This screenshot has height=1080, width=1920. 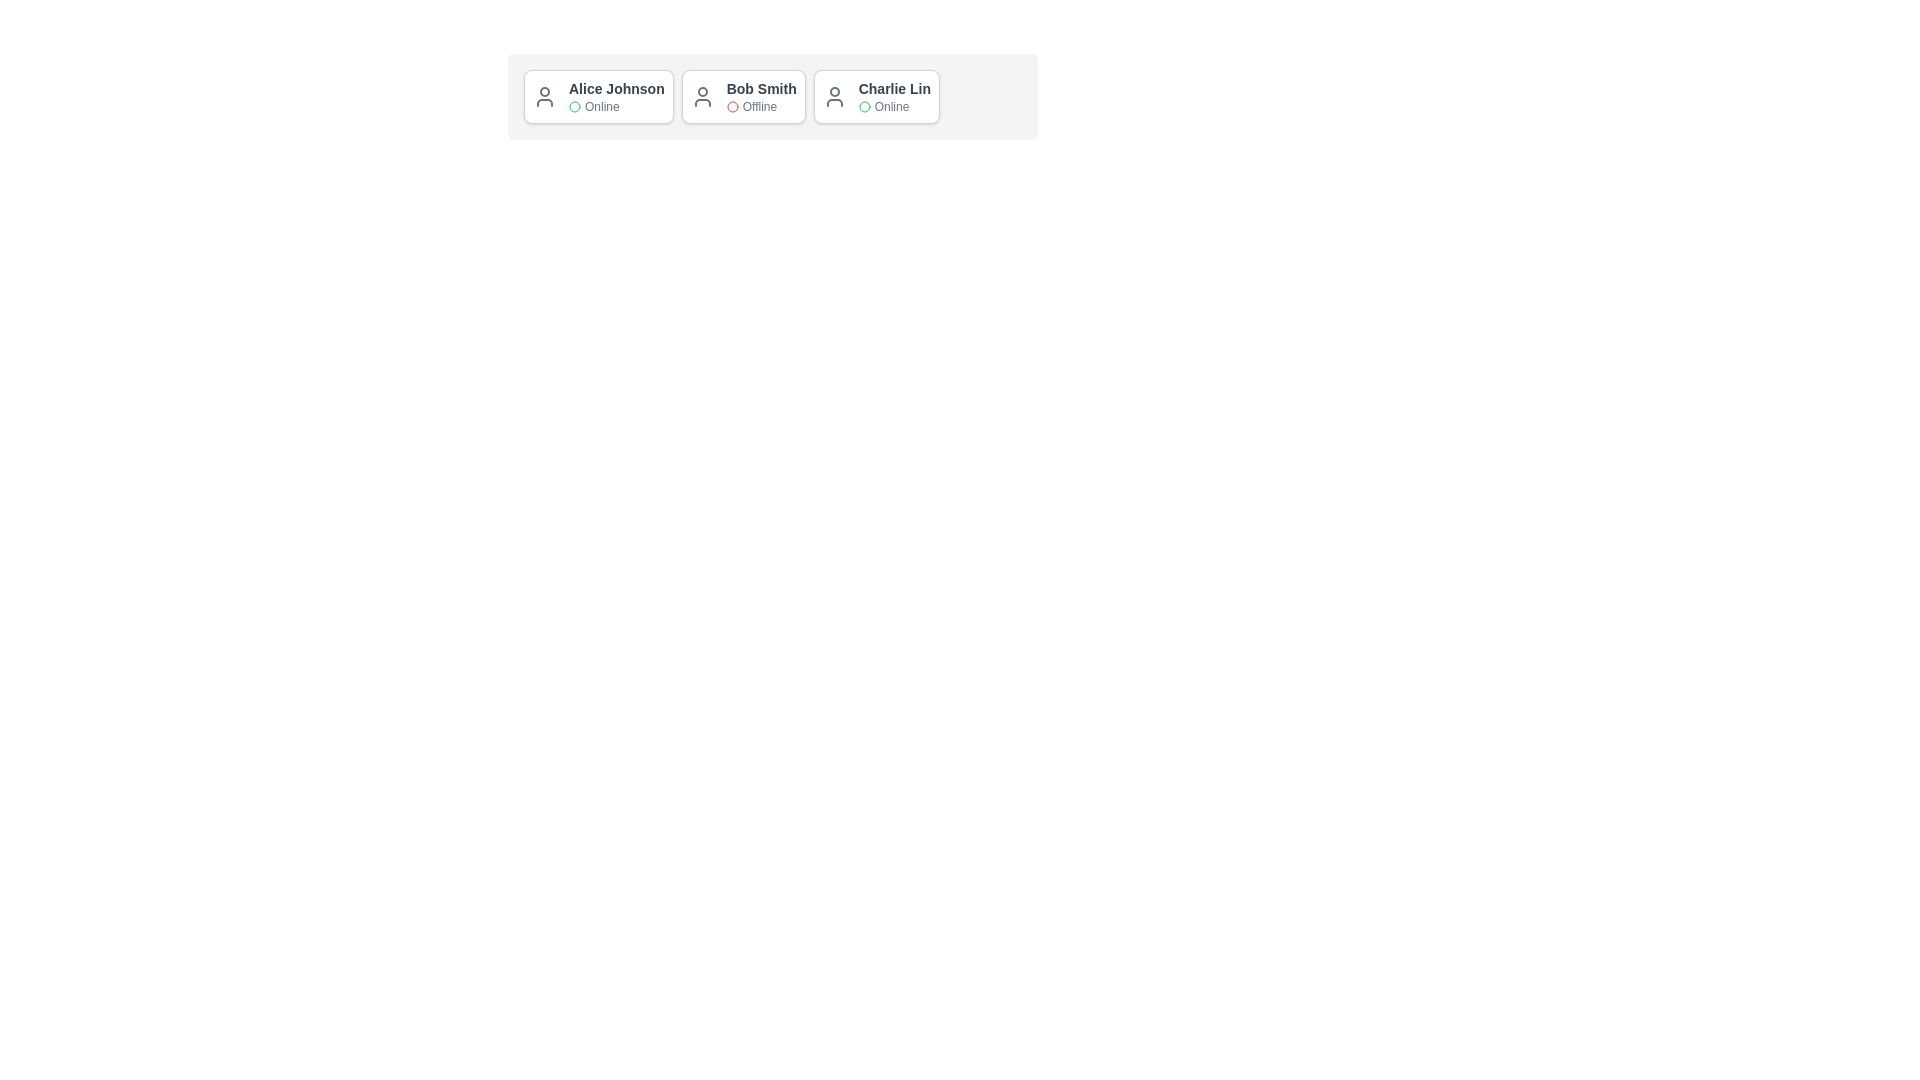 I want to click on the user icon corresponding to Alice Johnson, so click(x=545, y=96).